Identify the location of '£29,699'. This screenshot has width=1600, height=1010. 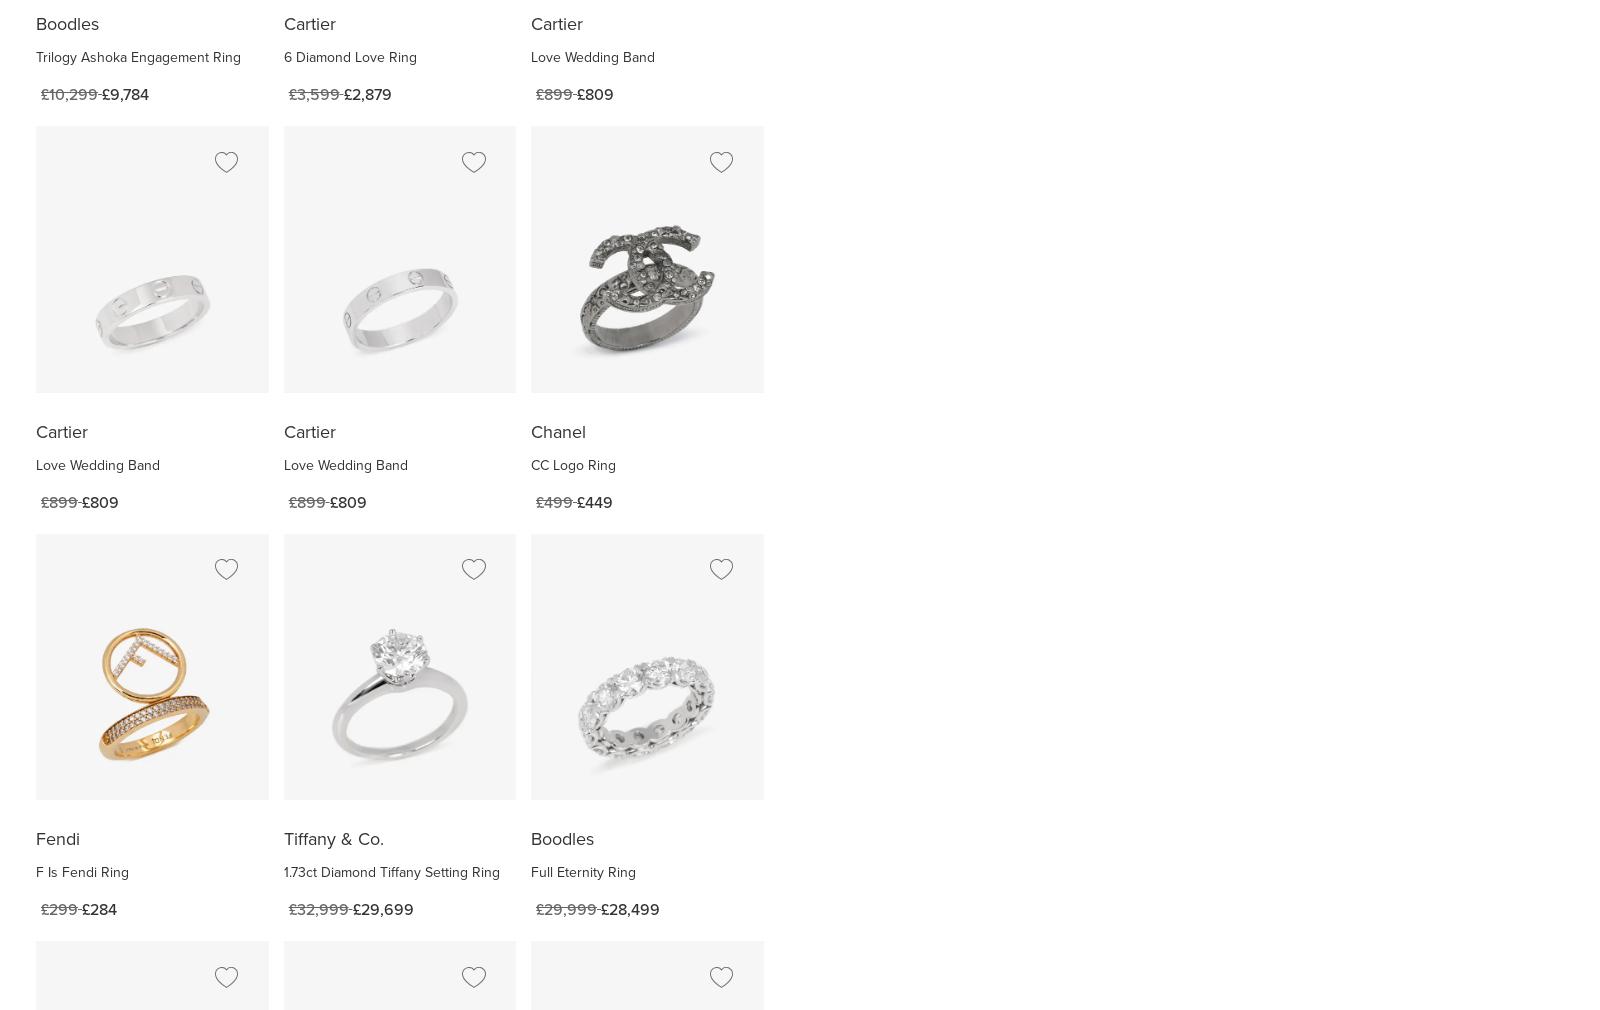
(382, 909).